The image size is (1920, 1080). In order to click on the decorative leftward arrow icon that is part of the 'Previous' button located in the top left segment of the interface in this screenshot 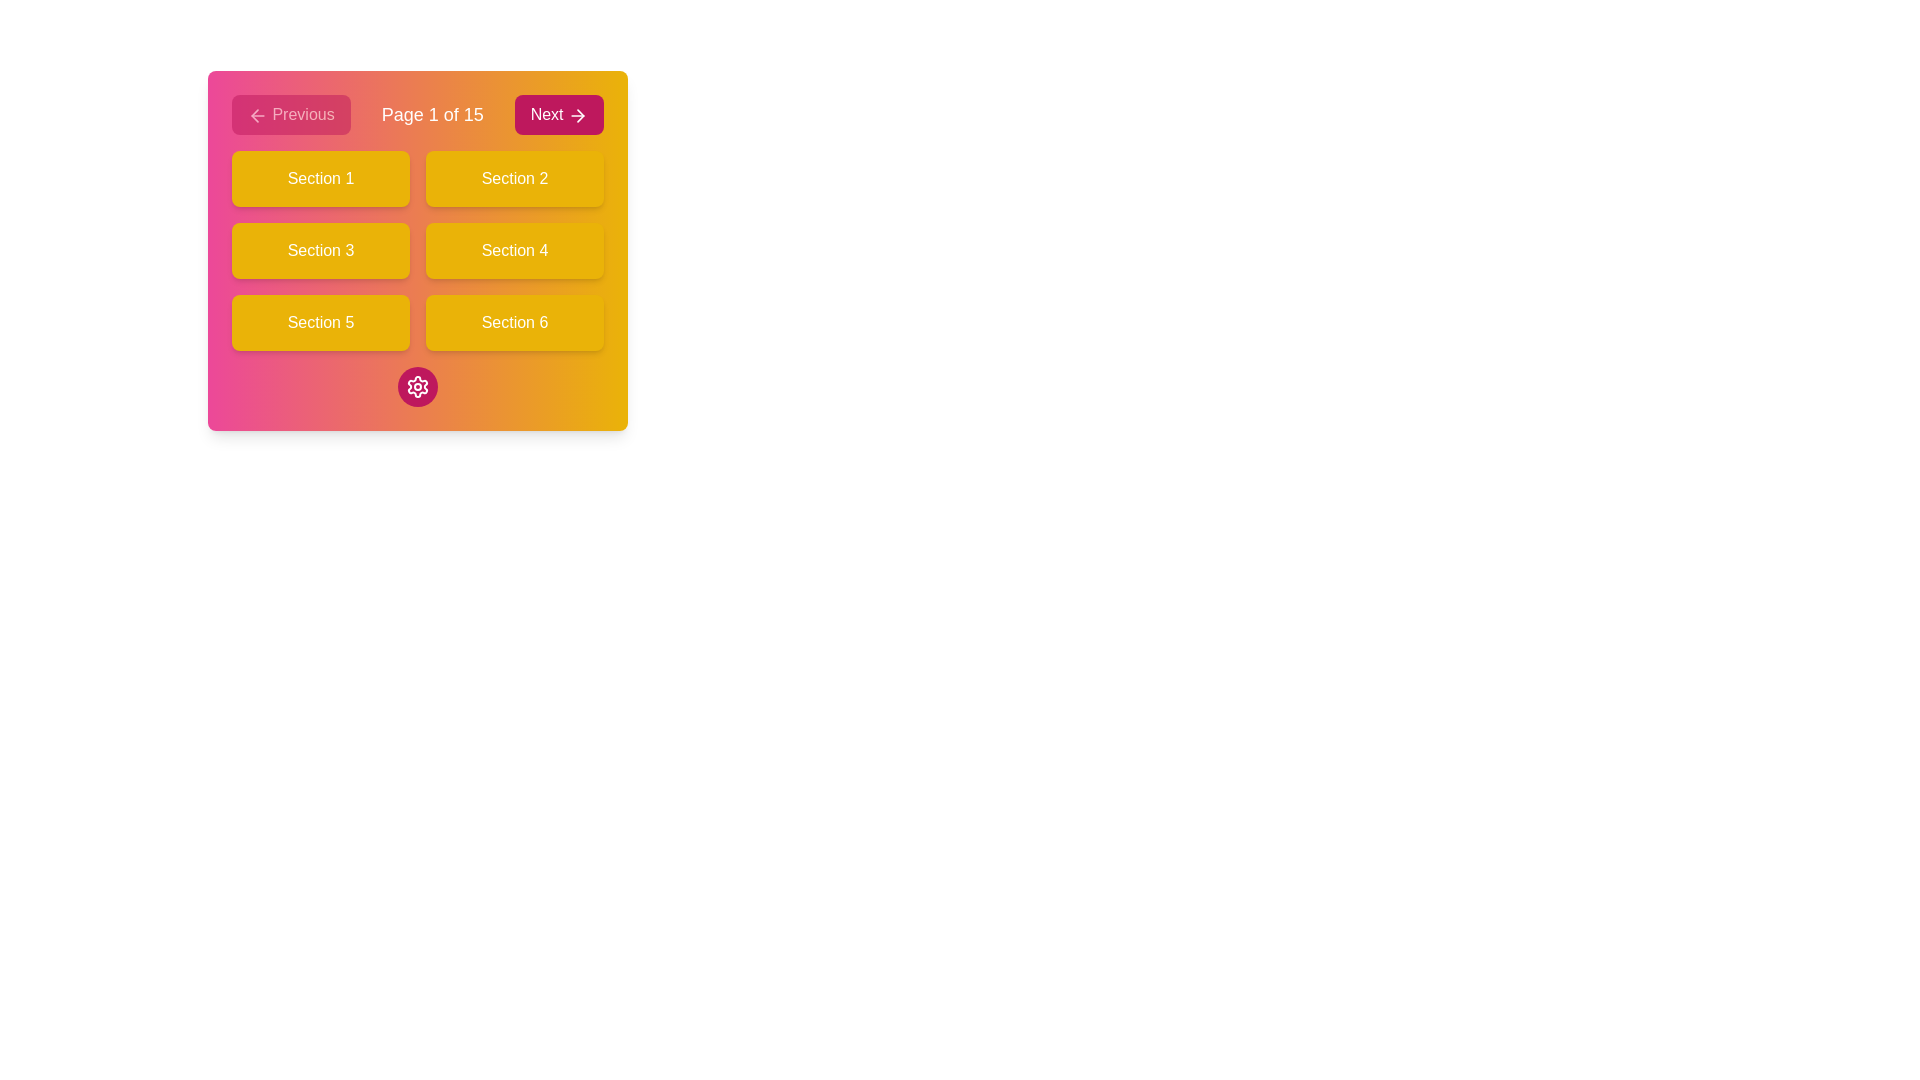, I will do `click(254, 115)`.